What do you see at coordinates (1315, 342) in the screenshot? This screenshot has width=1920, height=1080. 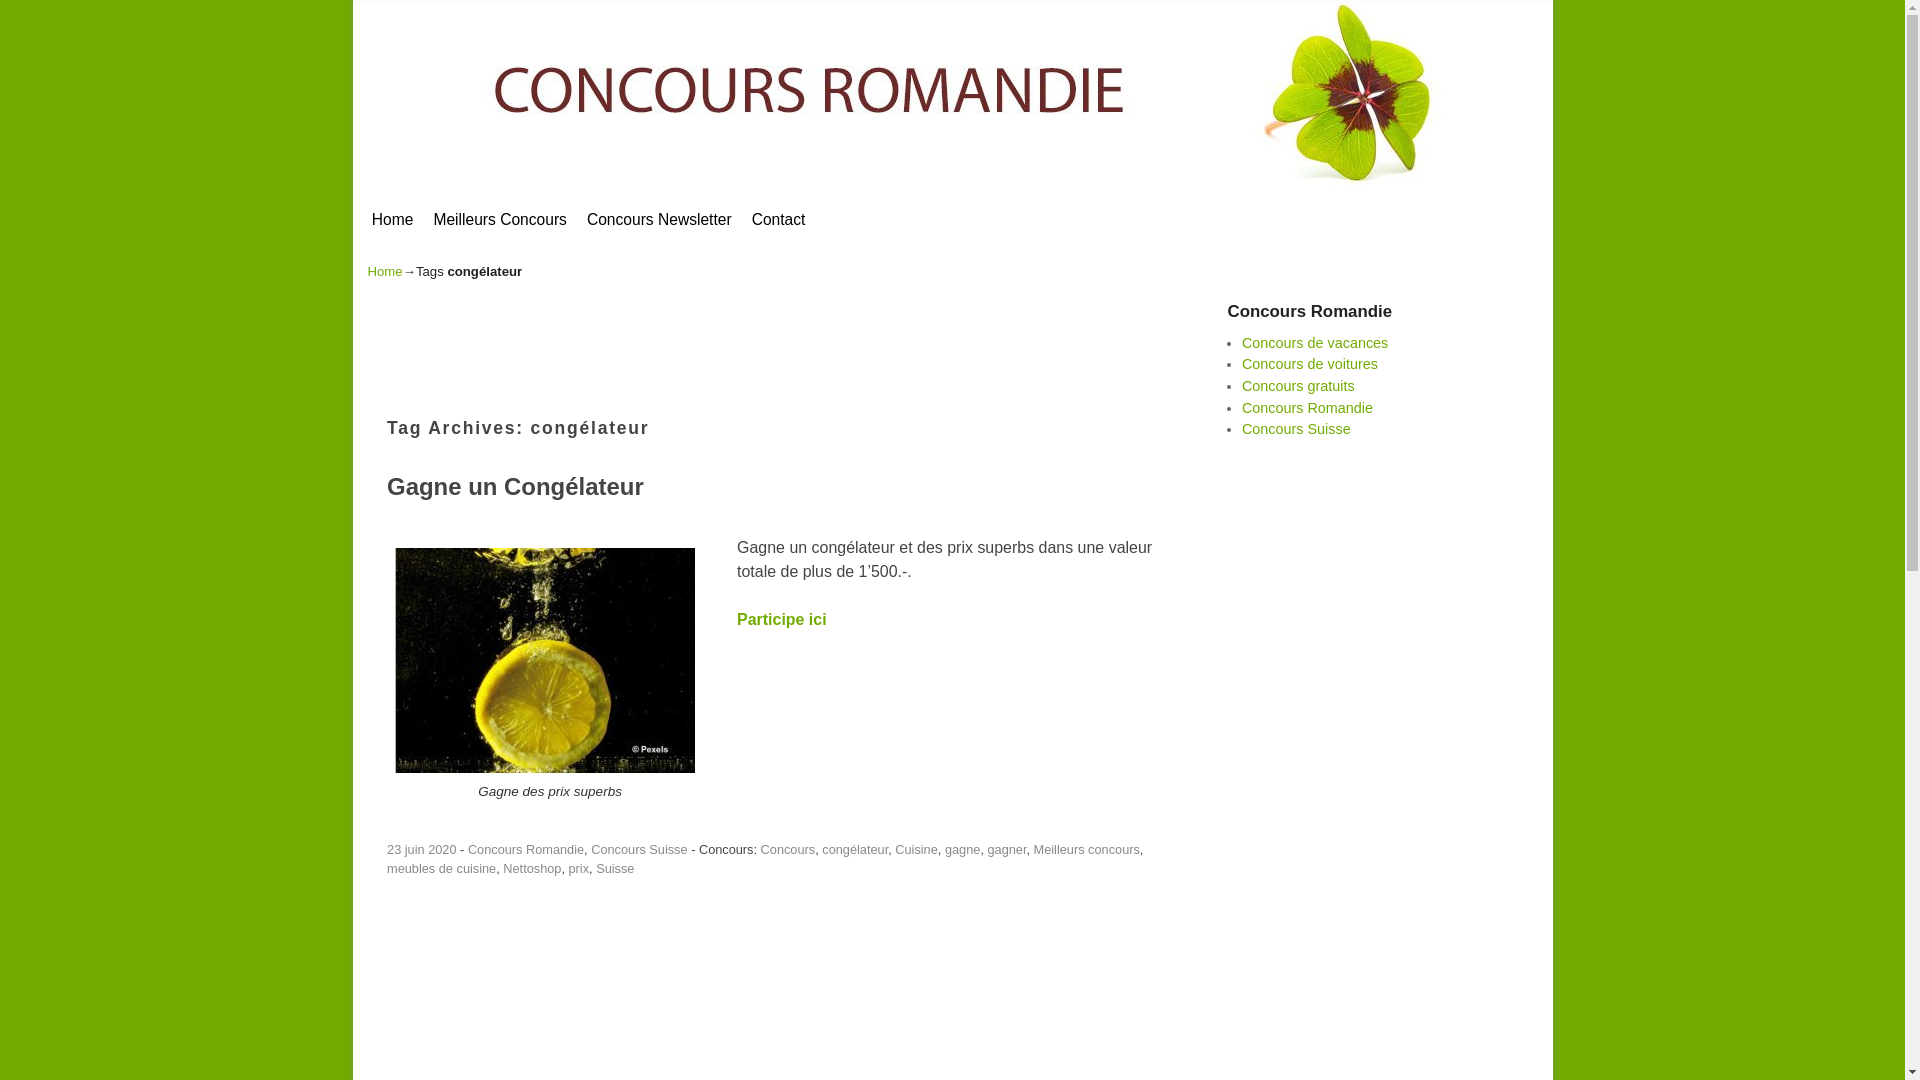 I see `'Concours de vacances'` at bounding box center [1315, 342].